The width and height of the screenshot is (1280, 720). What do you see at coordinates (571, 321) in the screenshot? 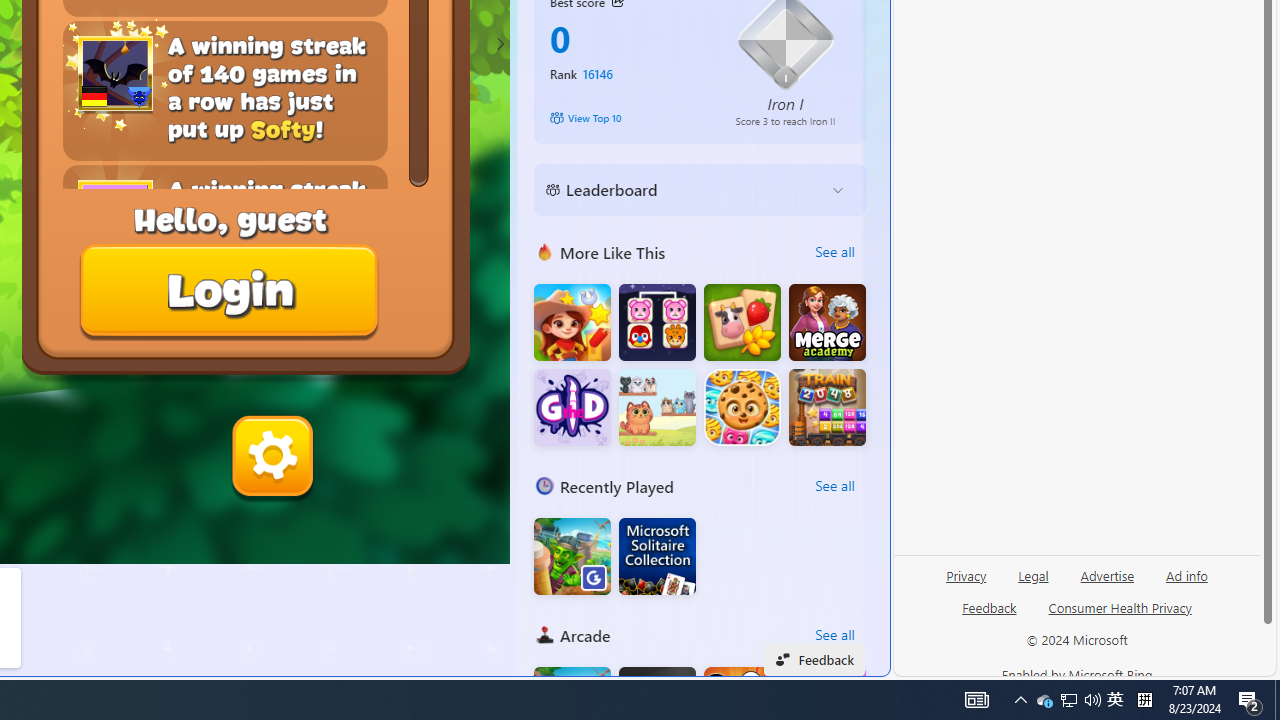
I see `'Wild West Match'` at bounding box center [571, 321].